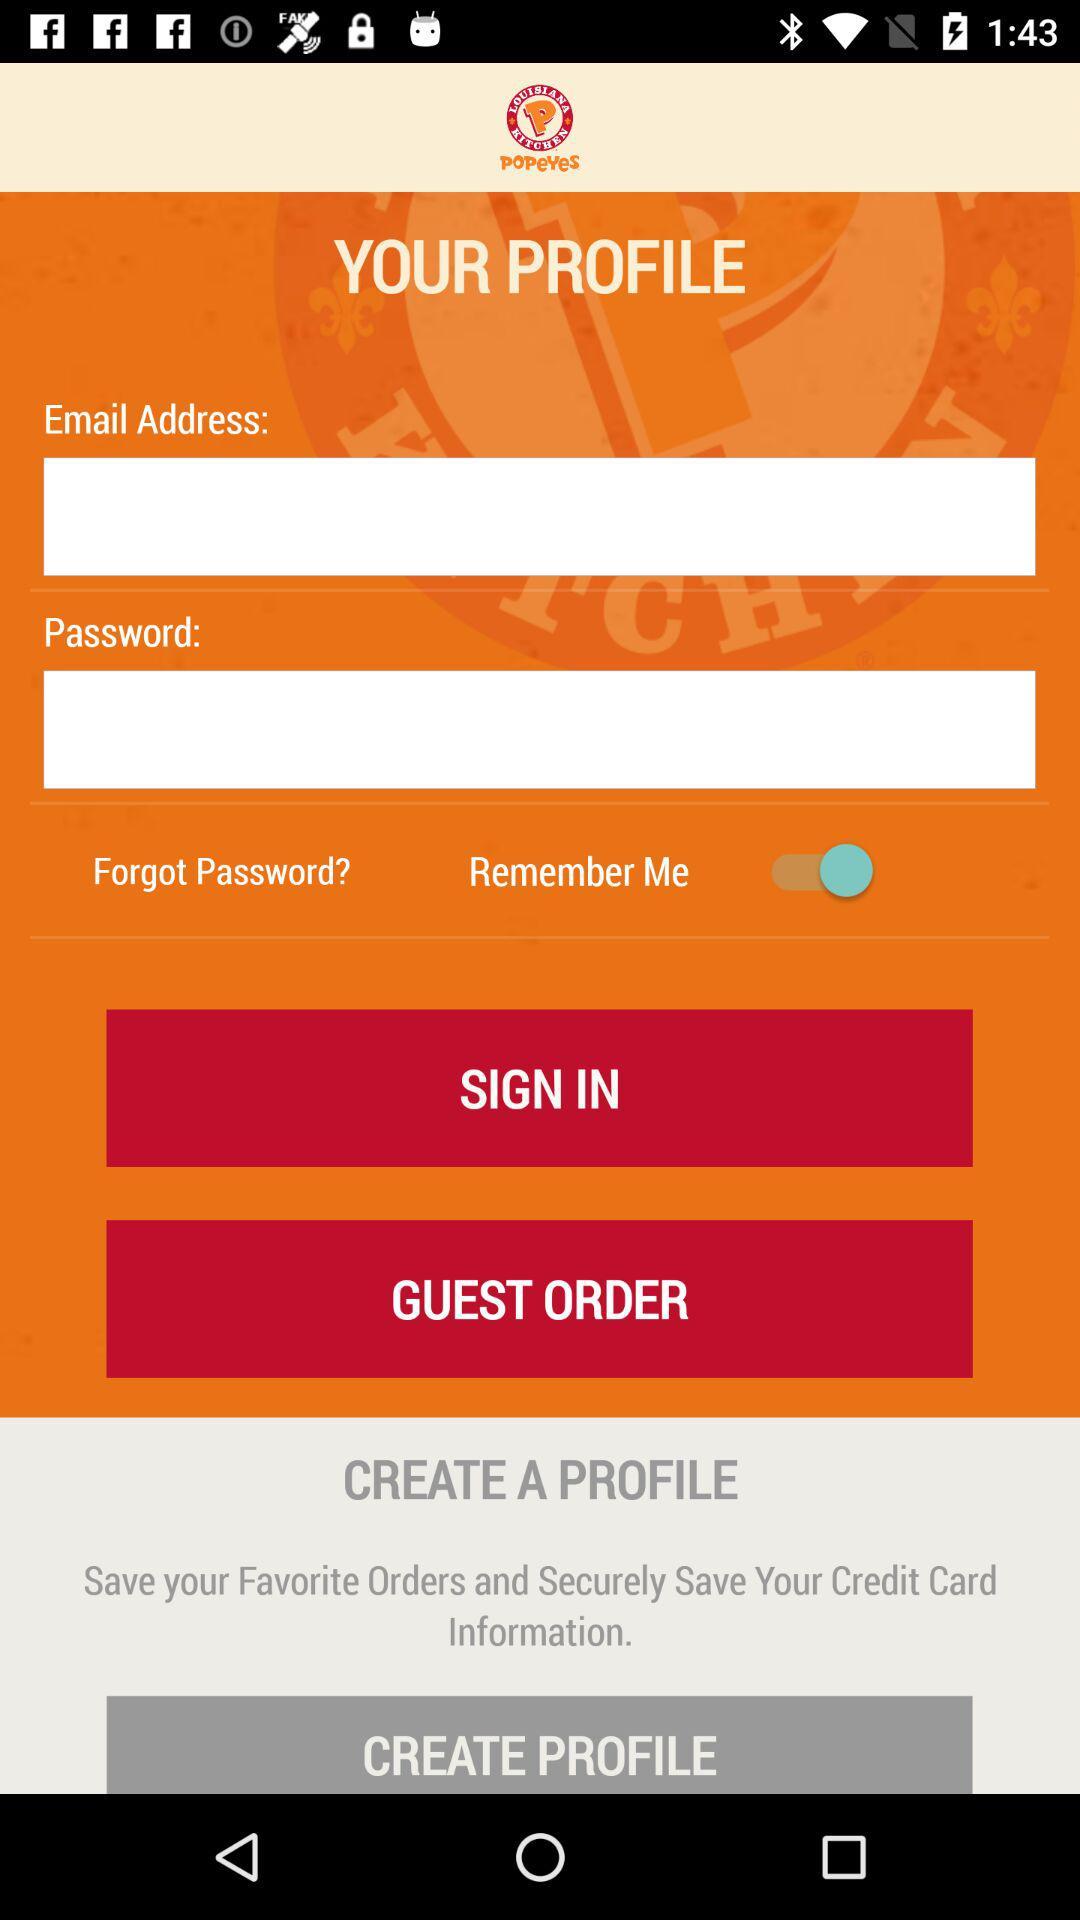 Image resolution: width=1080 pixels, height=1920 pixels. Describe the element at coordinates (578, 870) in the screenshot. I see `the remember me item` at that location.